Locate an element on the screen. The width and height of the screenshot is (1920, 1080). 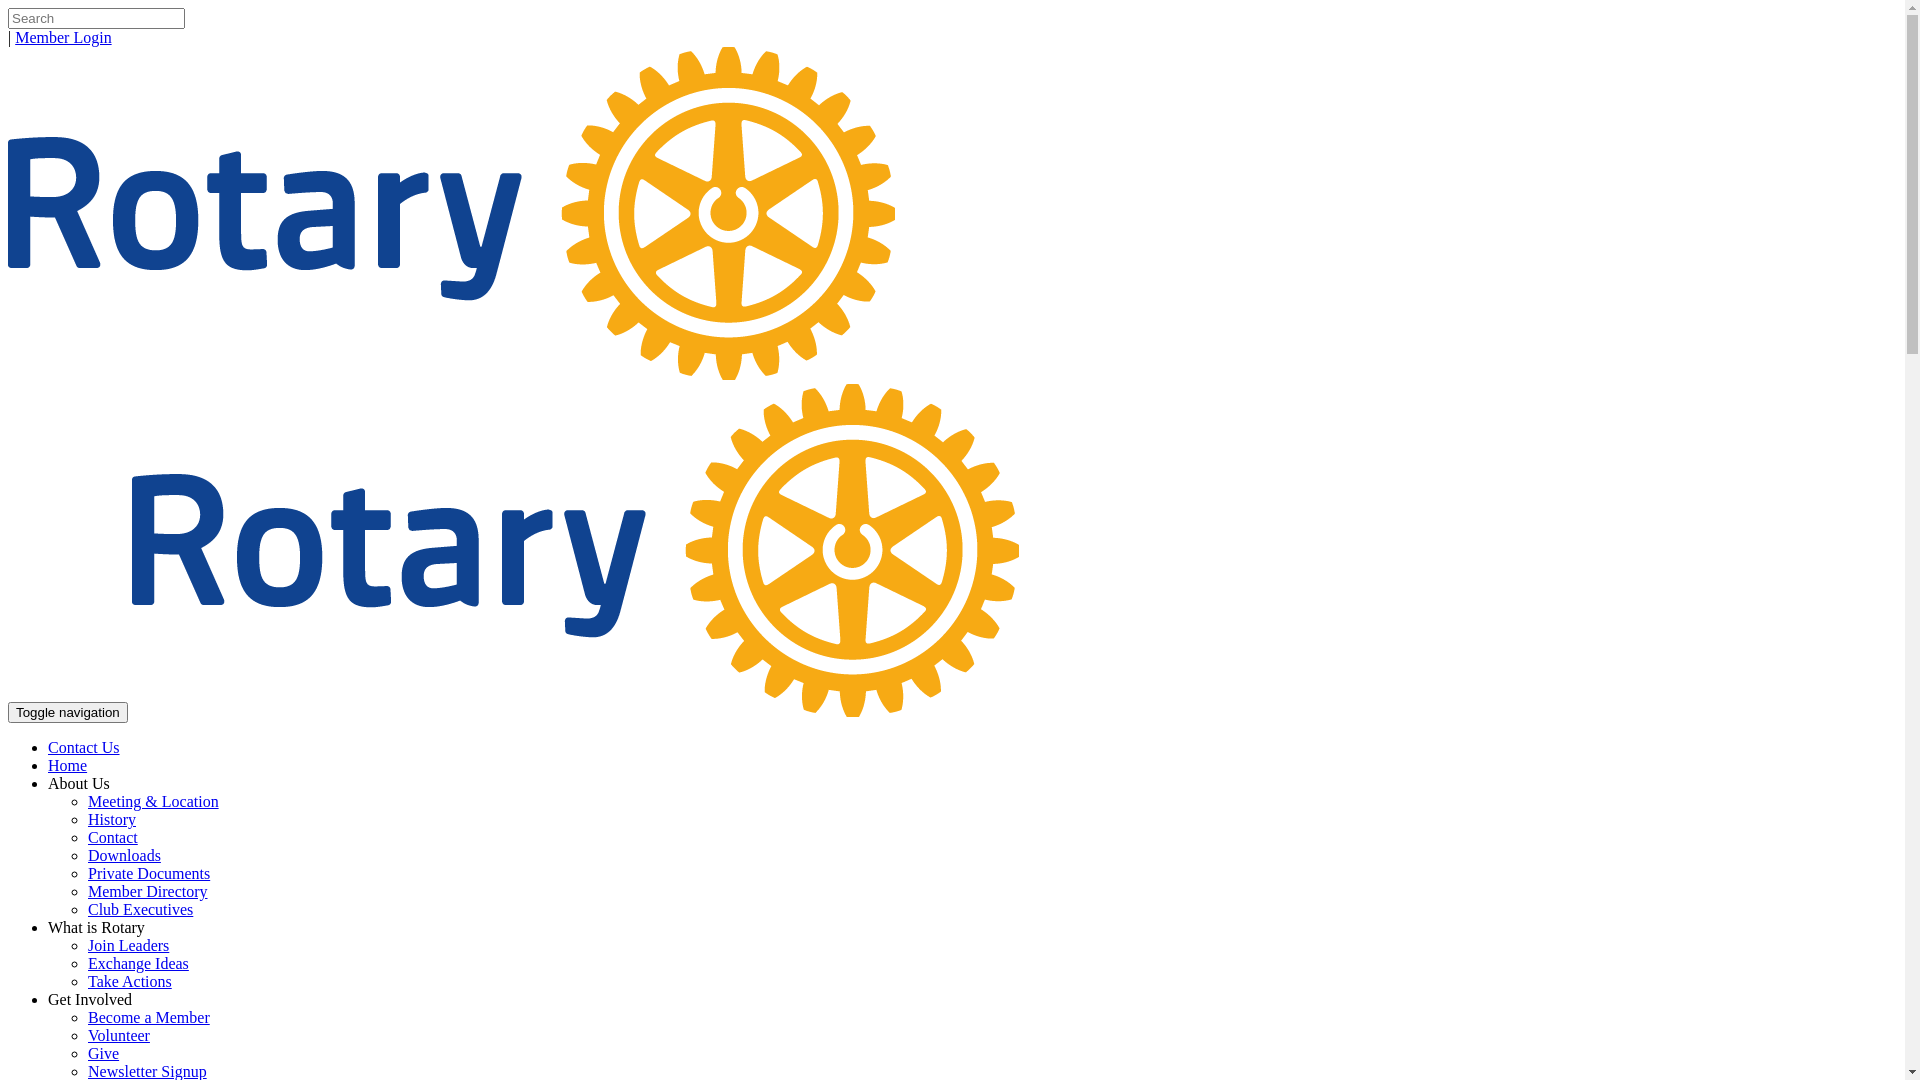
'Home' is located at coordinates (67, 765).